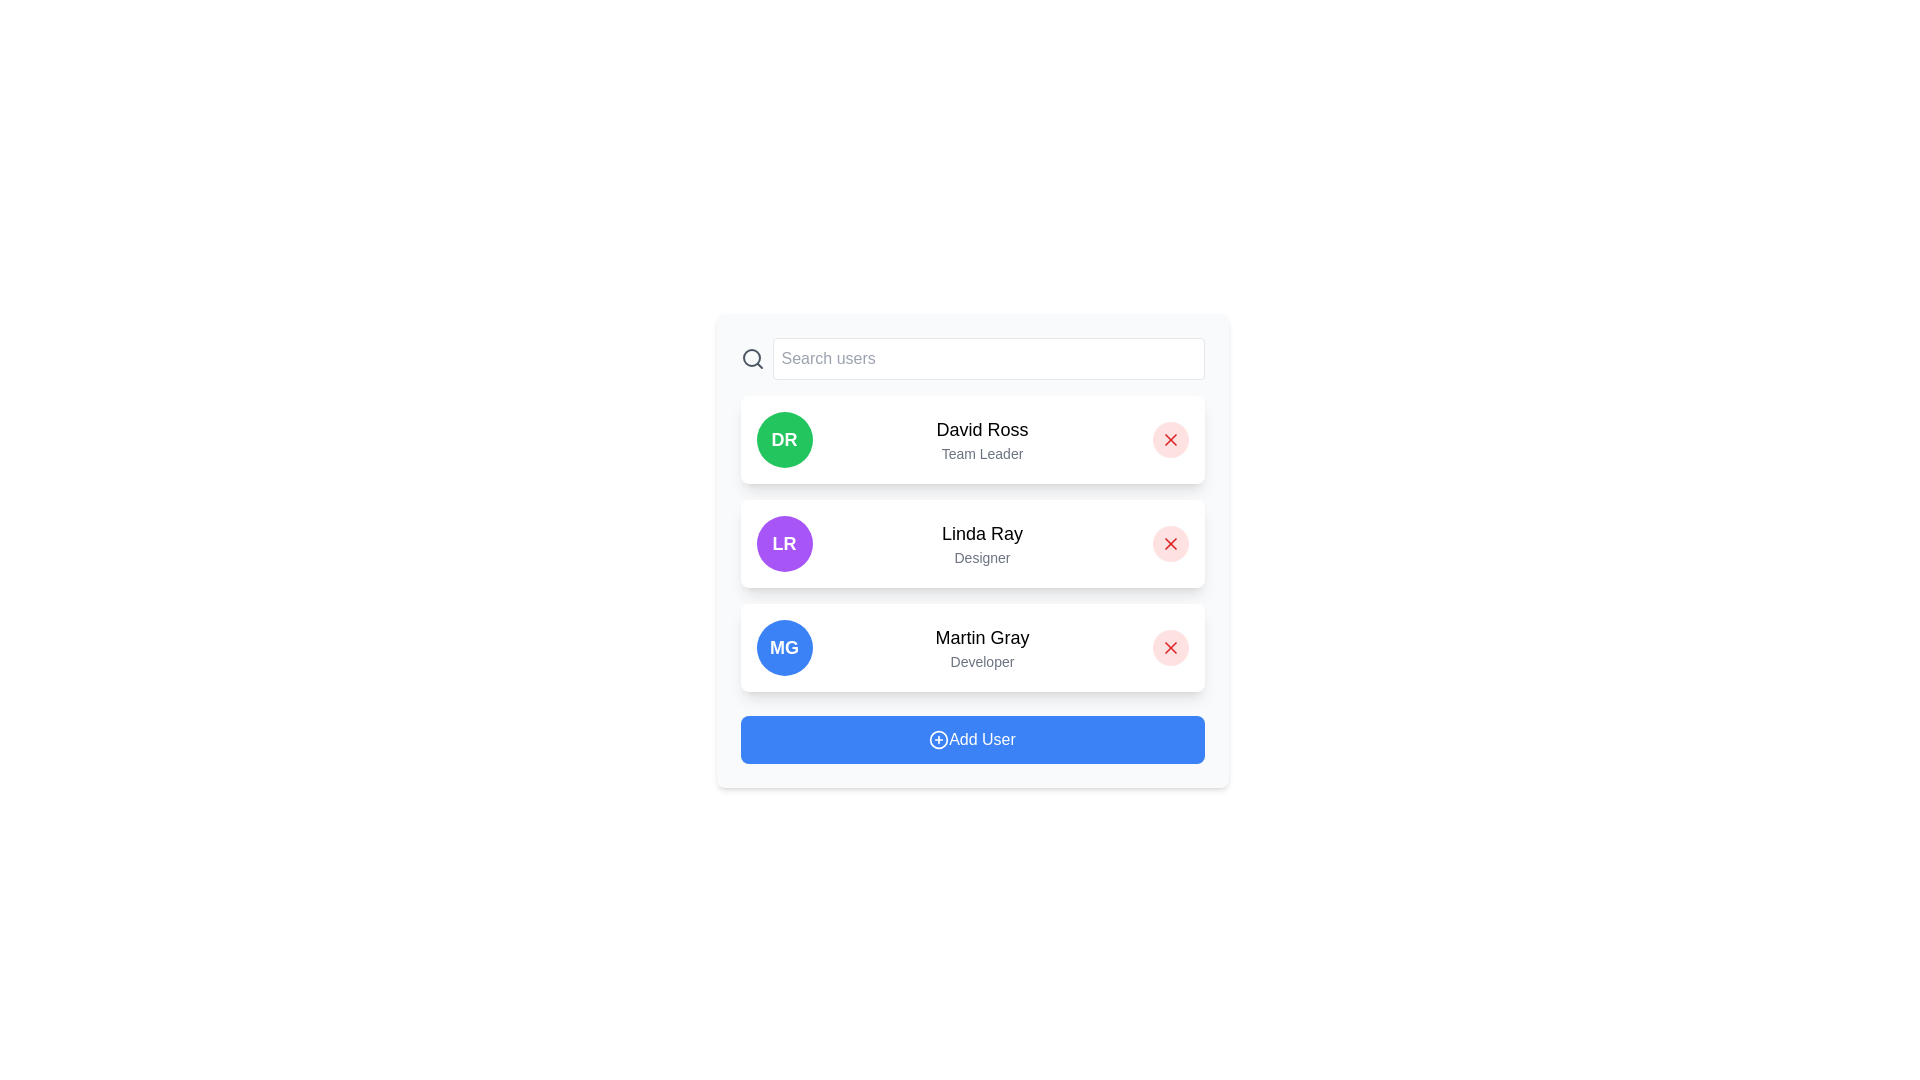 This screenshot has width=1920, height=1080. Describe the element at coordinates (1170, 648) in the screenshot. I see `the delete button located in the top-right corner of the card displaying 'Martin Gray' and the role 'Developer'` at that location.